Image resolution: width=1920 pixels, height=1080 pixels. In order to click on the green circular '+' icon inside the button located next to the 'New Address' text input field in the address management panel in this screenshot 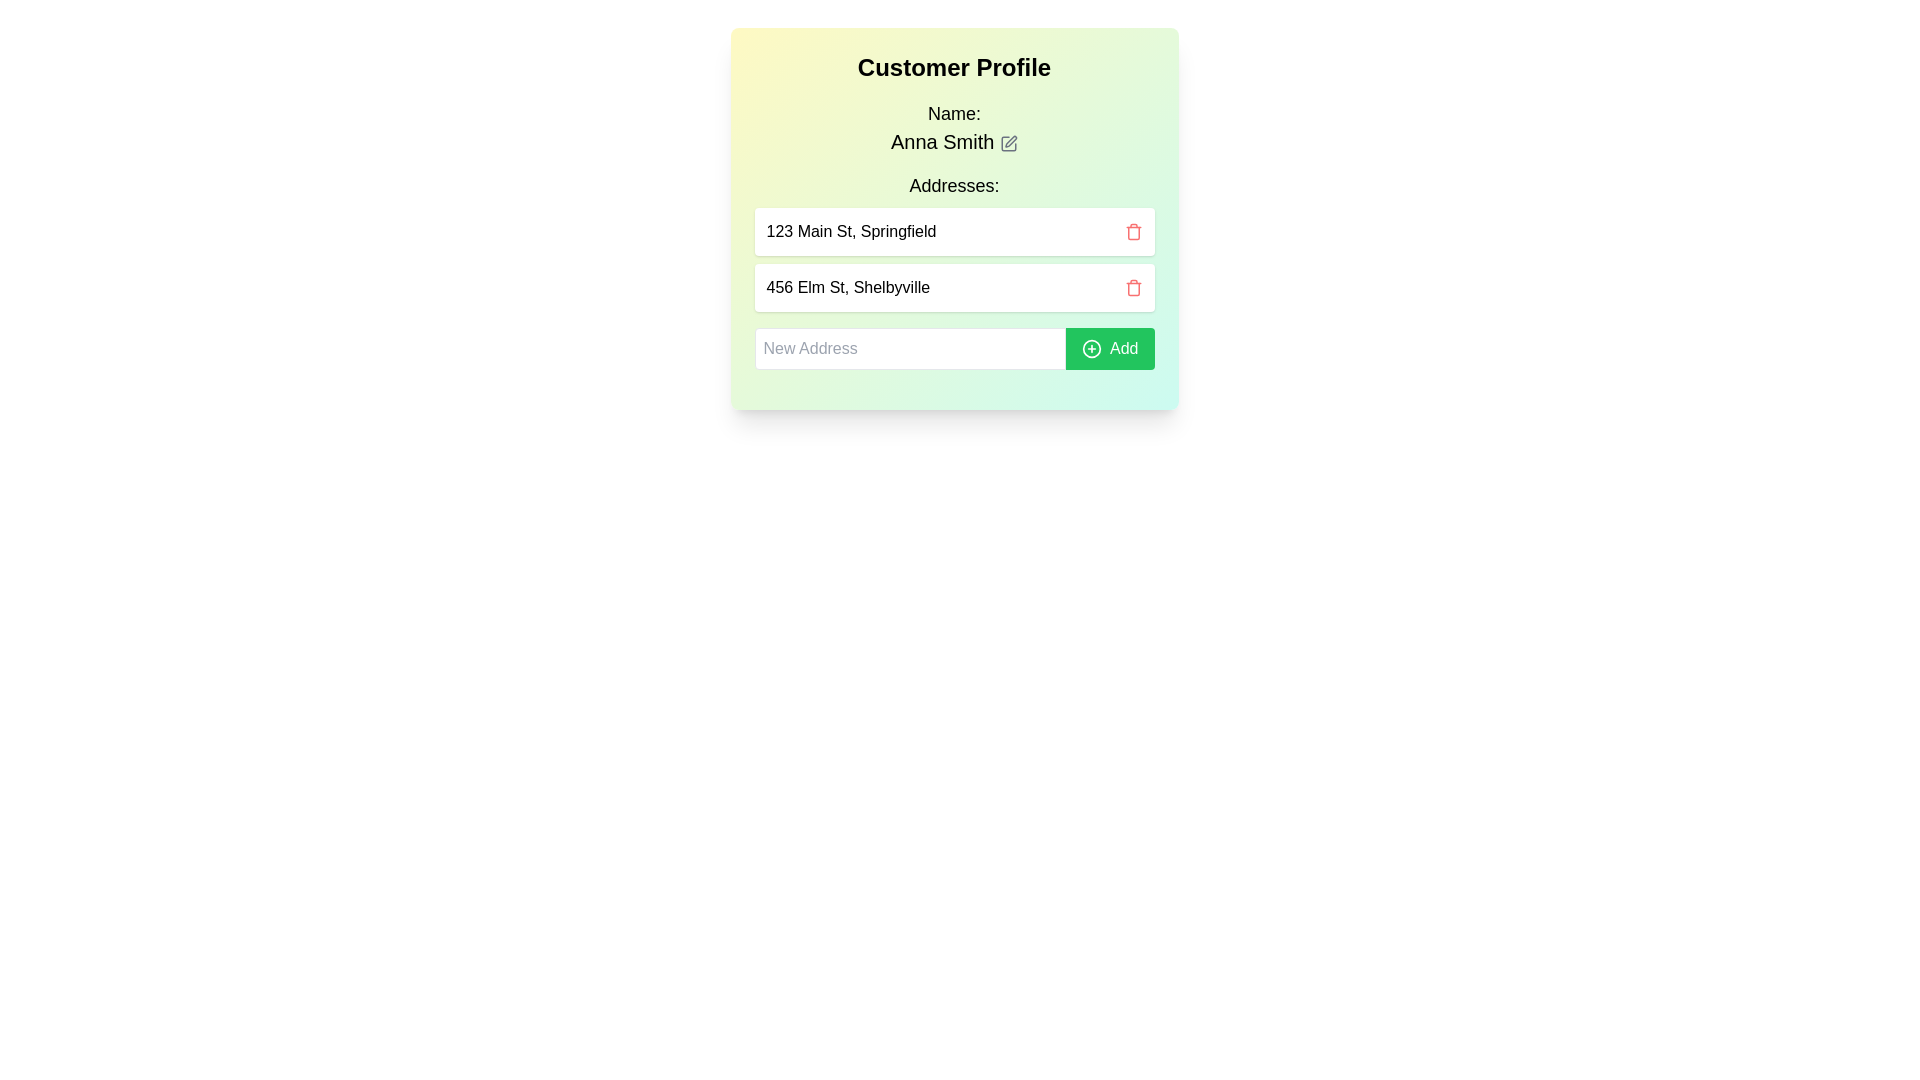, I will do `click(1091, 347)`.